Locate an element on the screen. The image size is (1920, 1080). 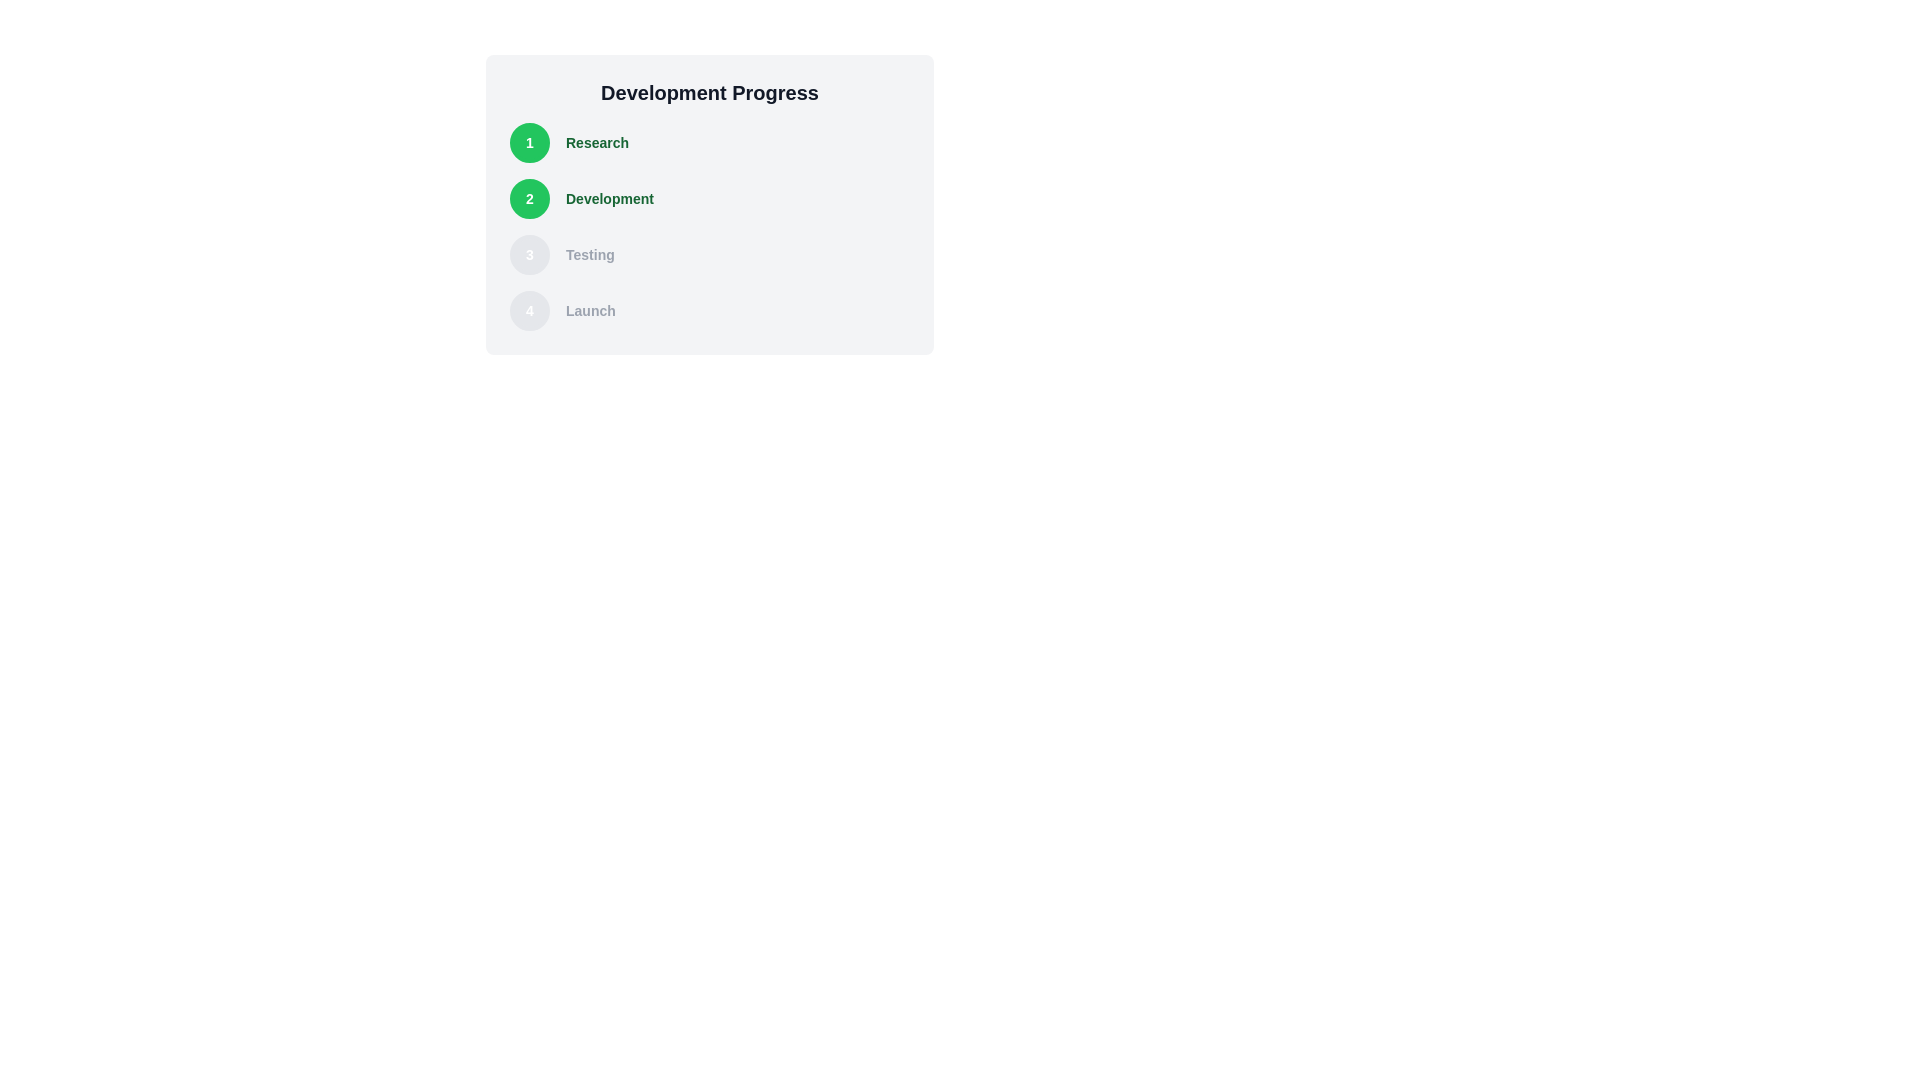
the Circular step indicator representing the 'Testing' step in the Development Progress section of the interface is located at coordinates (529, 253).